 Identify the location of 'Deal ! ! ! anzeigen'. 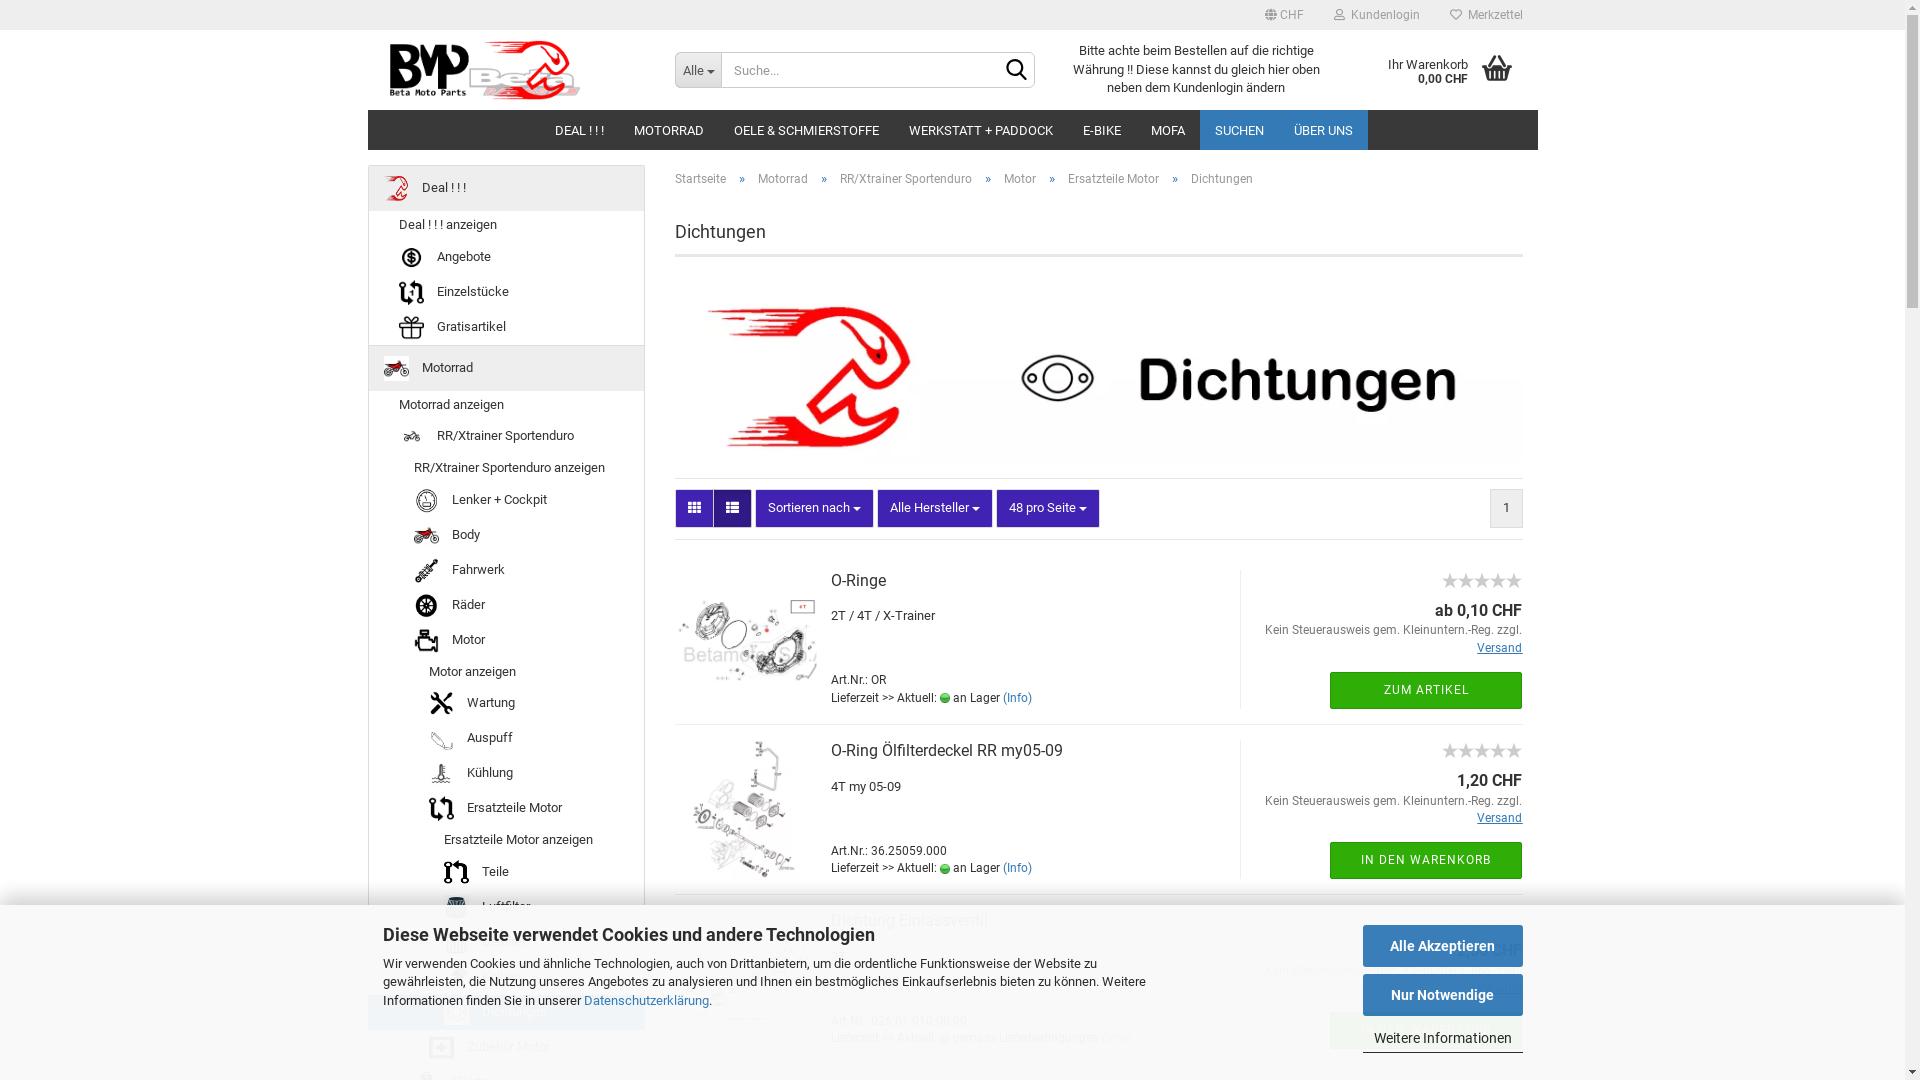
(505, 225).